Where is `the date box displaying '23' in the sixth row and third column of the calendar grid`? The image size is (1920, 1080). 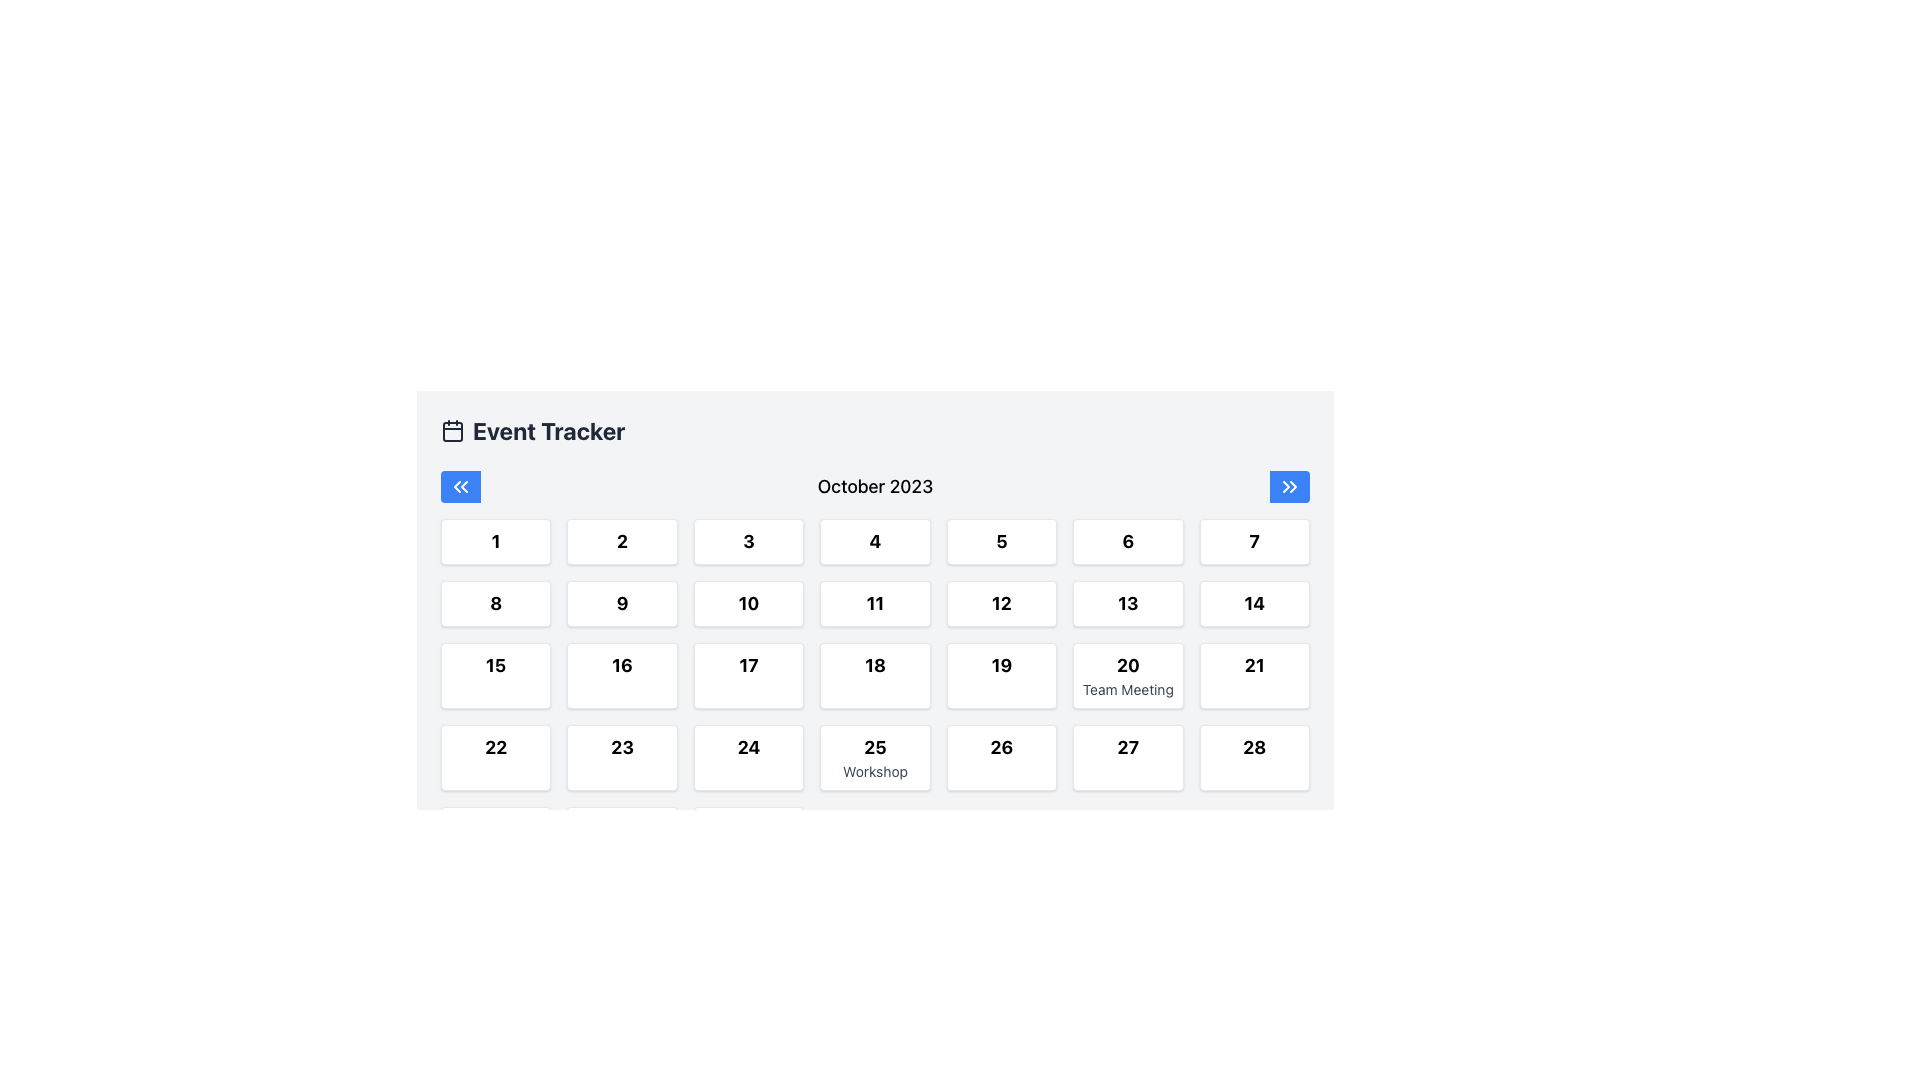
the date box displaying '23' in the sixth row and third column of the calendar grid is located at coordinates (621, 758).